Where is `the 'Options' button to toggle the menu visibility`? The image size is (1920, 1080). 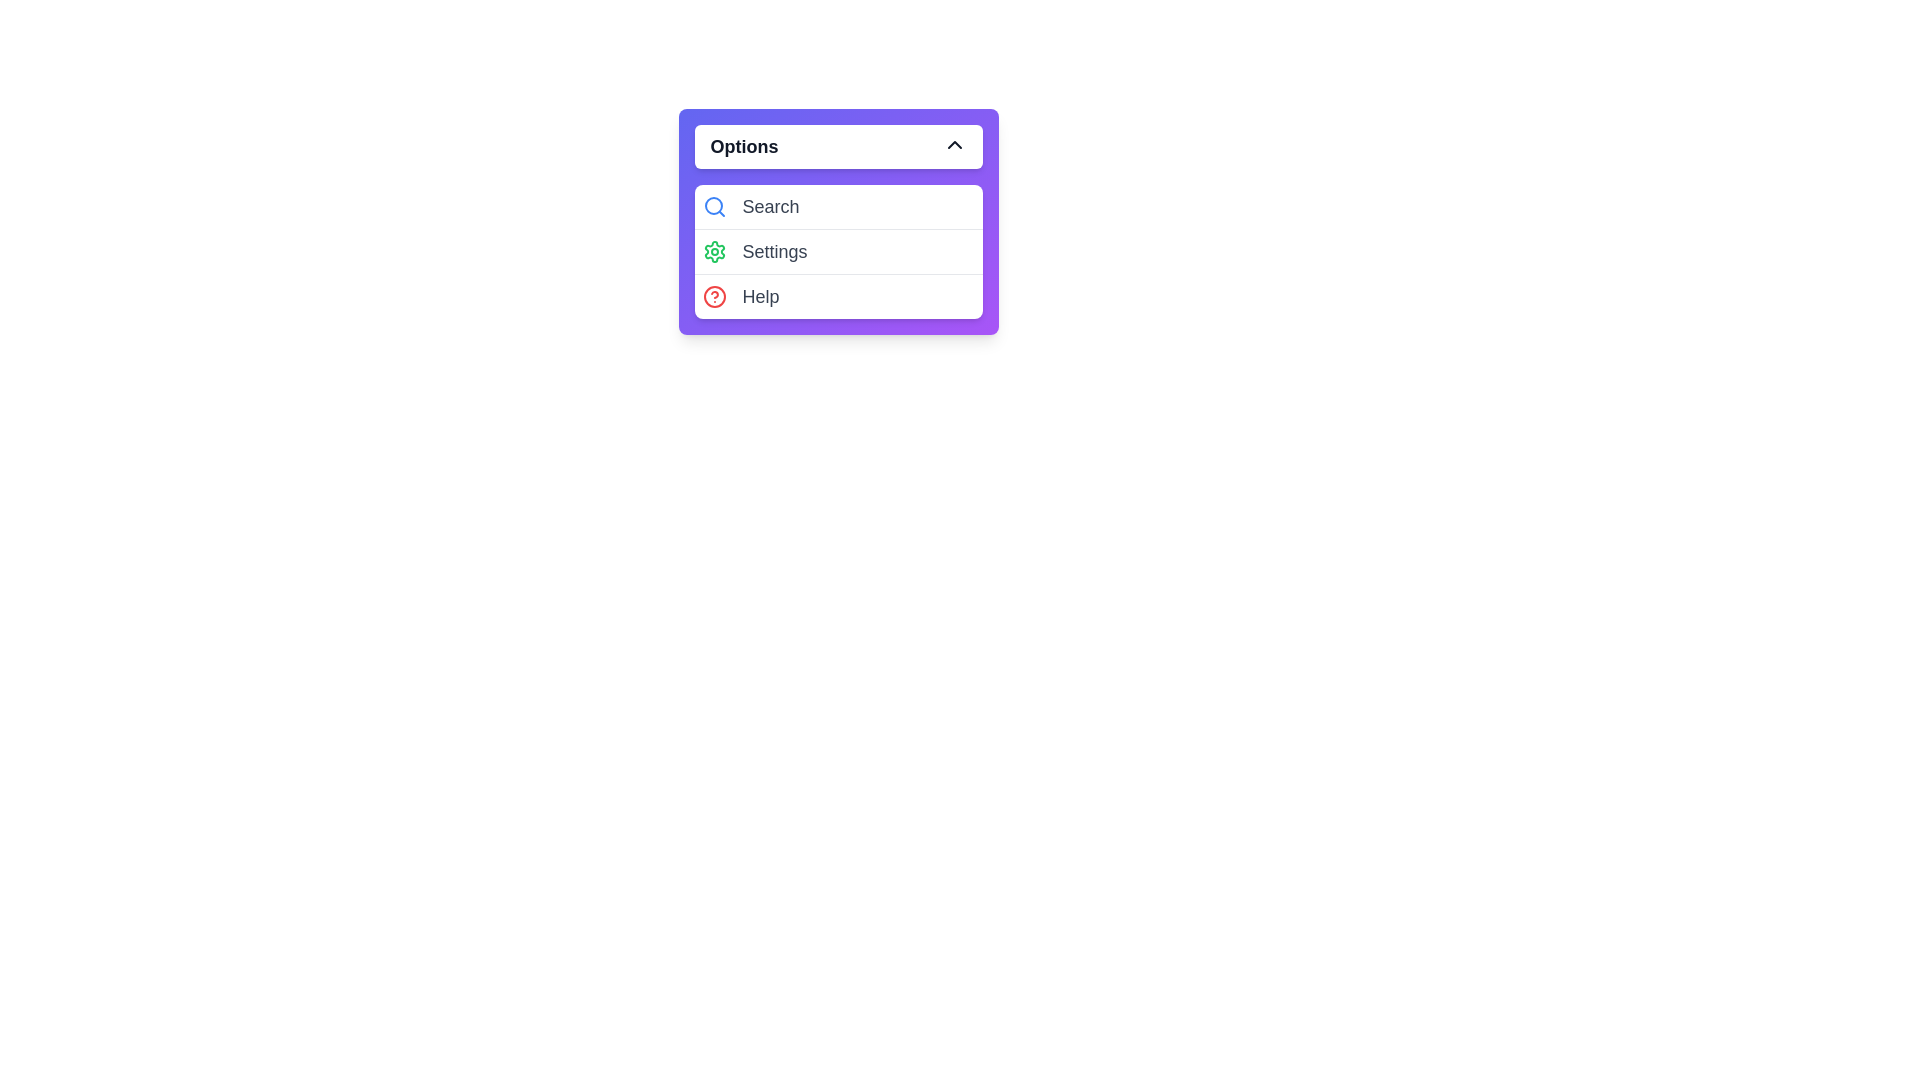 the 'Options' button to toggle the menu visibility is located at coordinates (838, 145).